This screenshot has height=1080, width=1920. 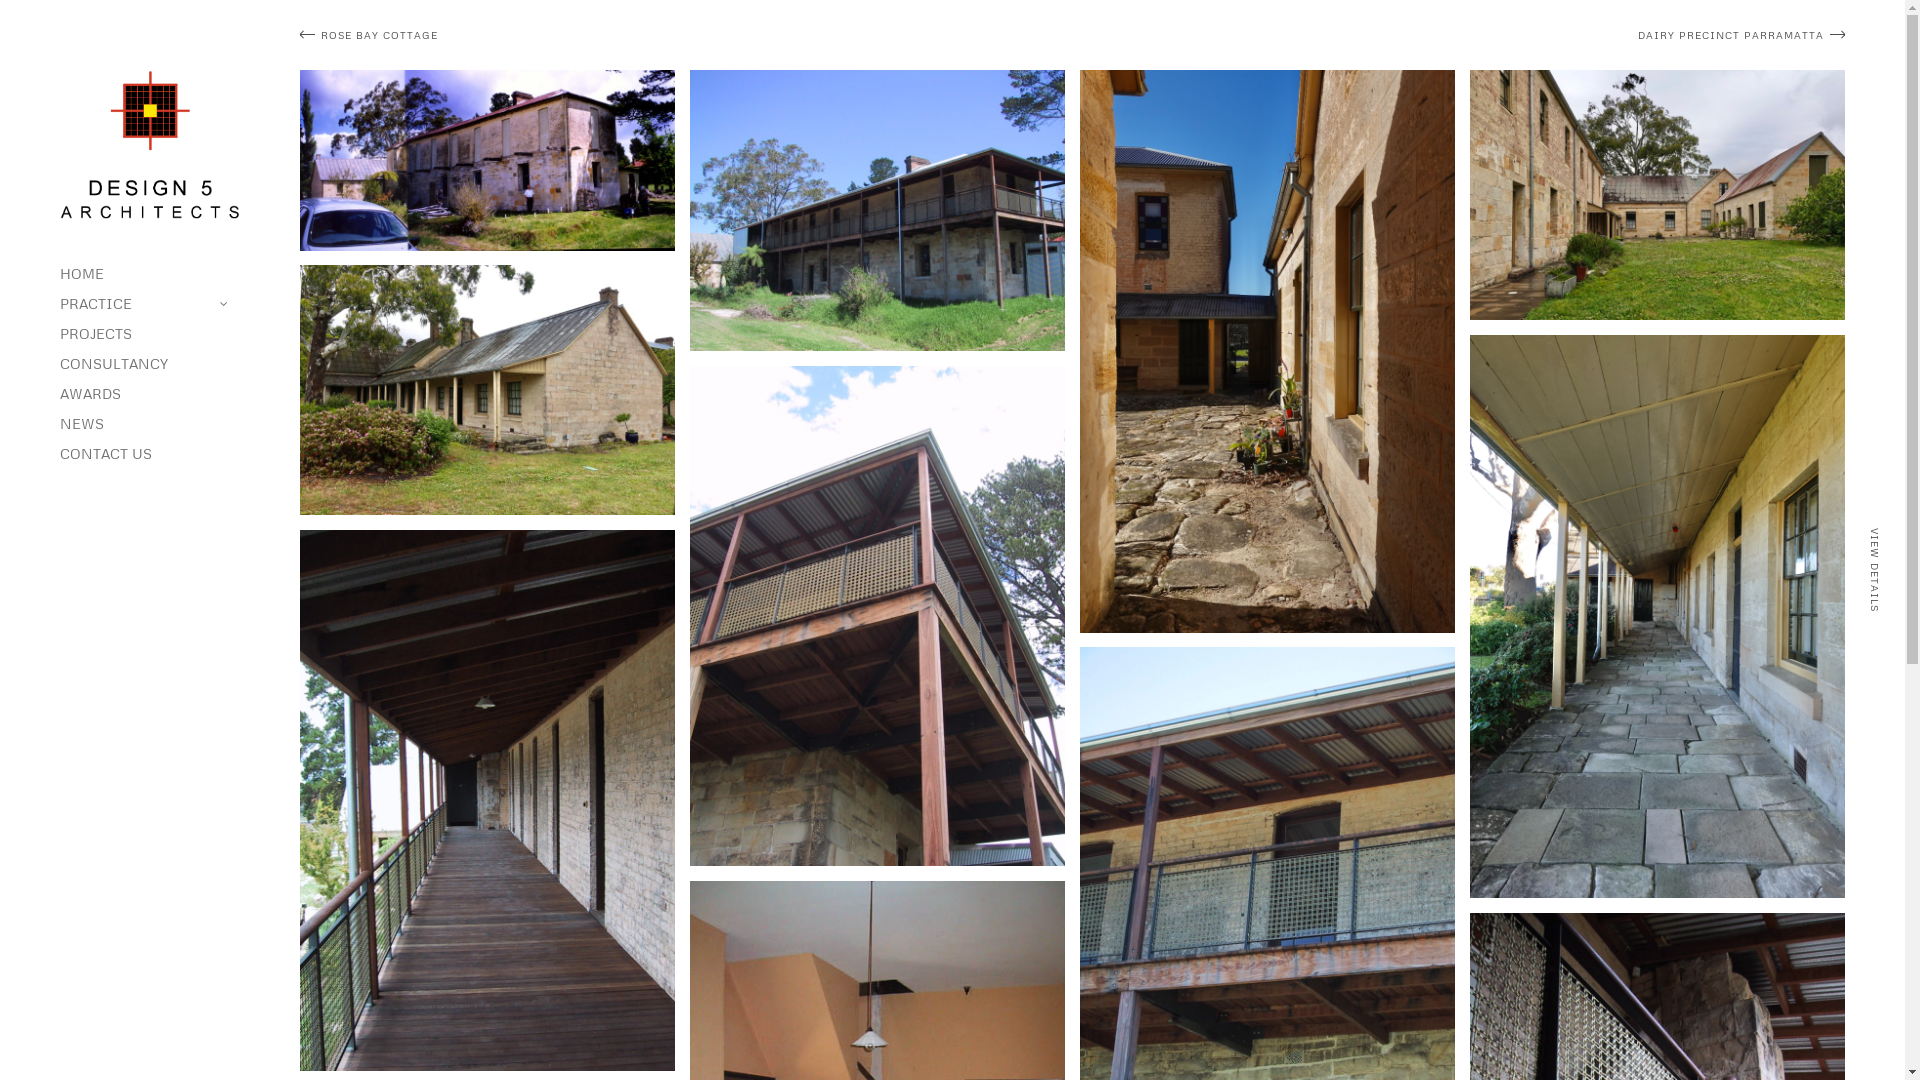 I want to click on 'PROJECTS', so click(x=148, y=333).